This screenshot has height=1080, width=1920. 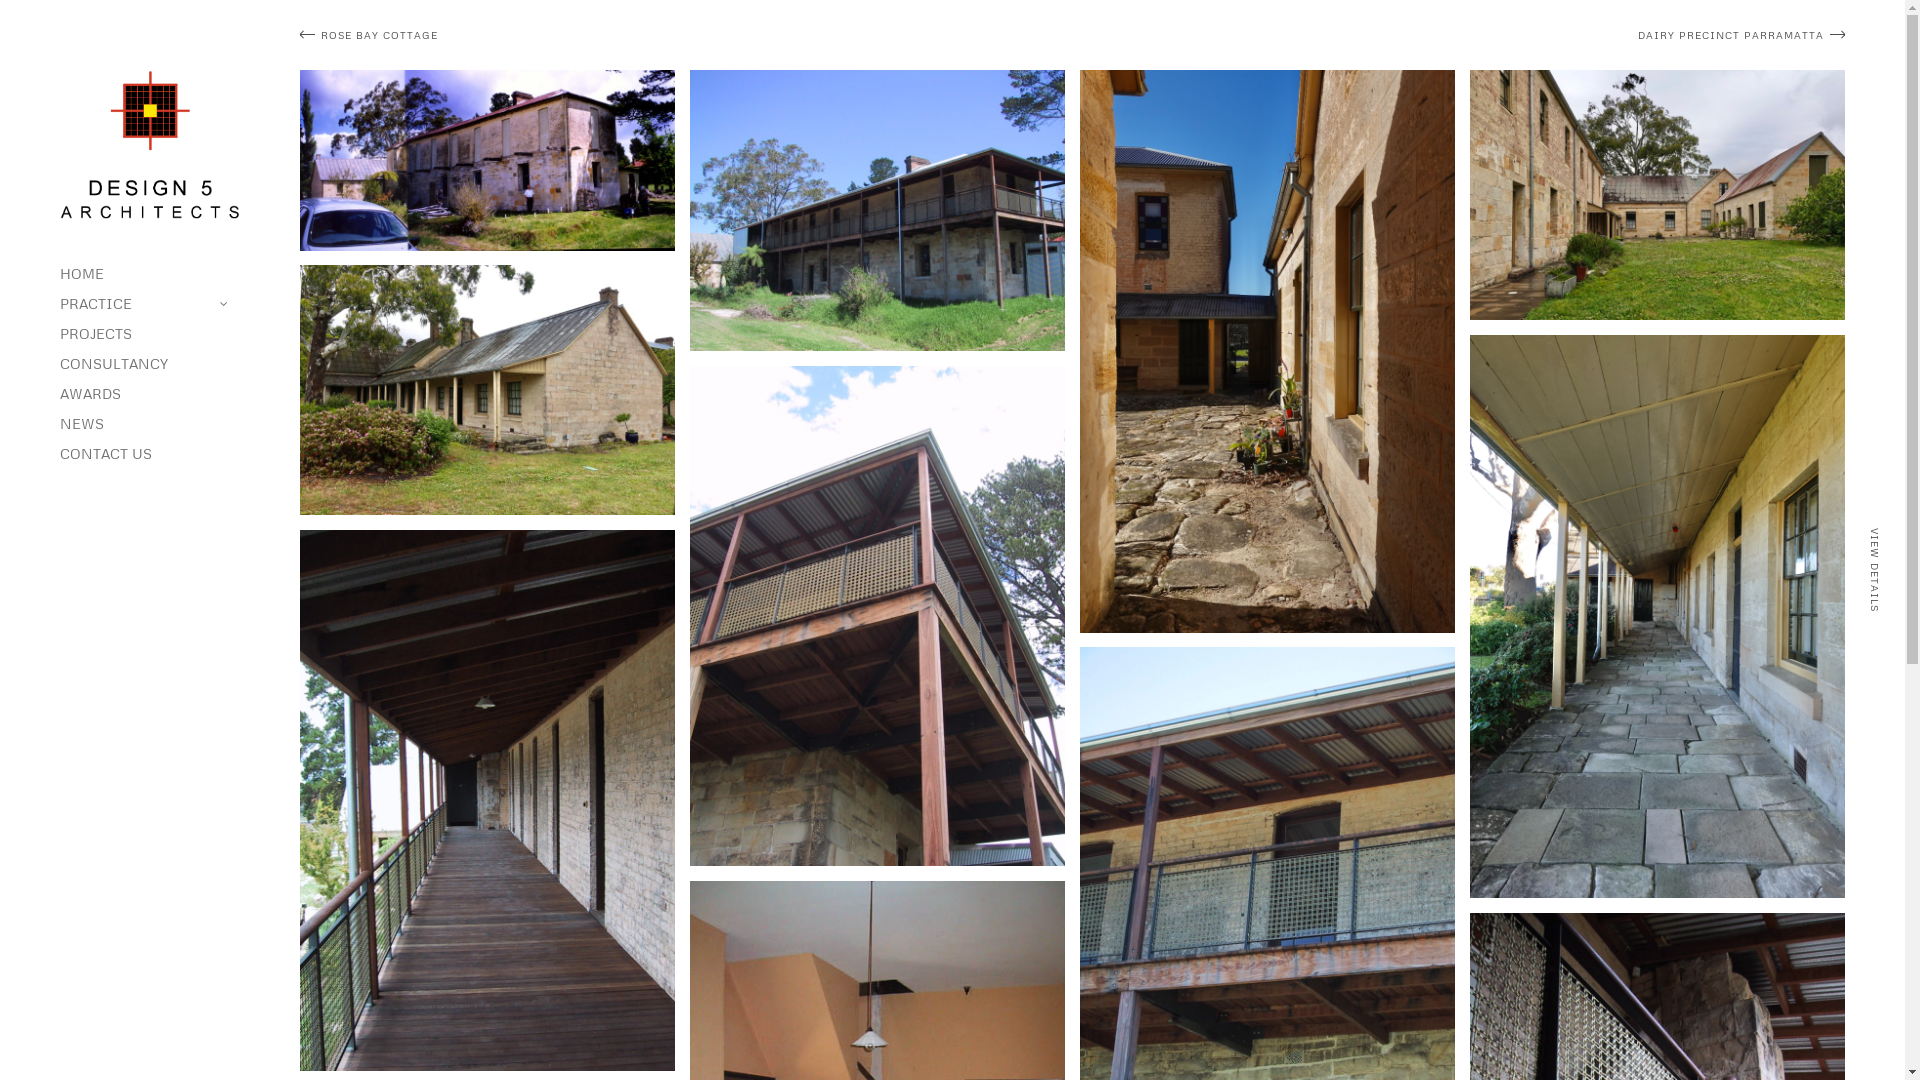 I want to click on 'PROJECTS', so click(x=148, y=333).